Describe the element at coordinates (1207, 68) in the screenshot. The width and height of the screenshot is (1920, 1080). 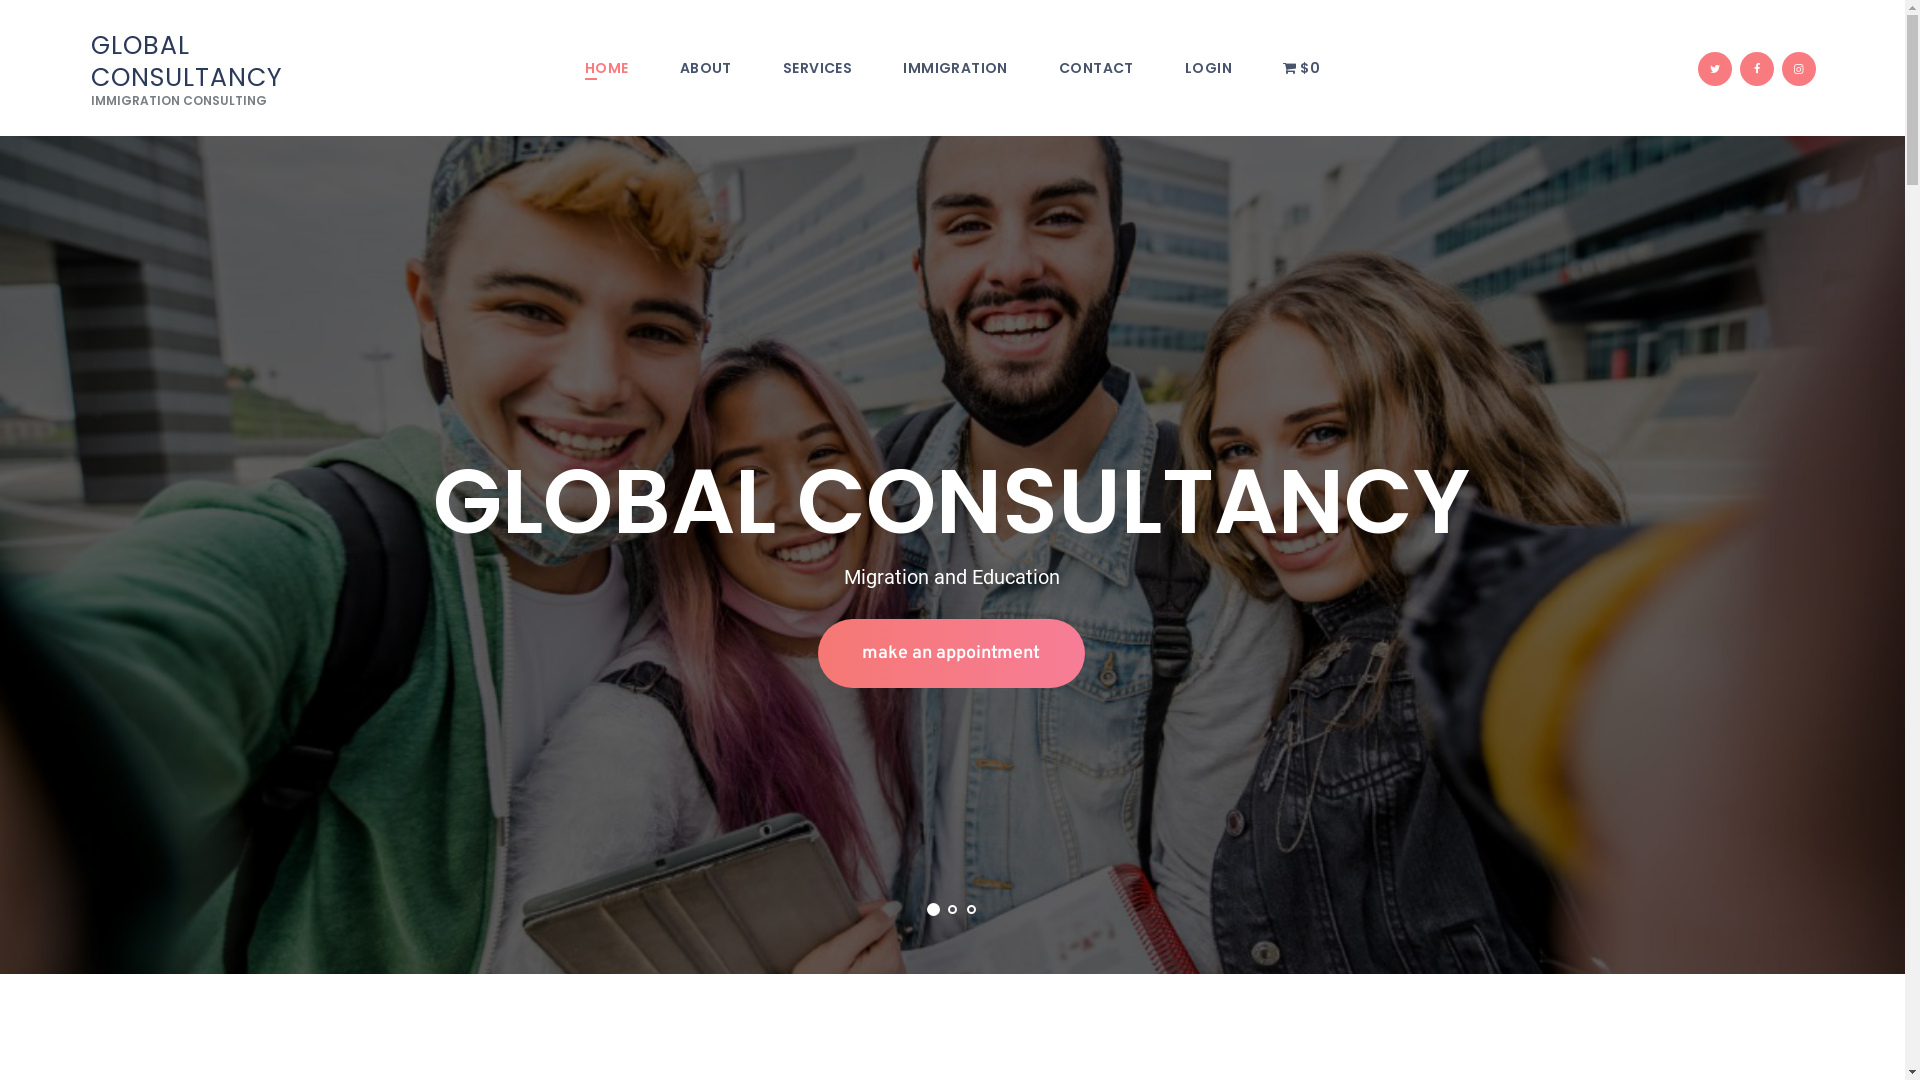
I see `'LOGIN'` at that location.